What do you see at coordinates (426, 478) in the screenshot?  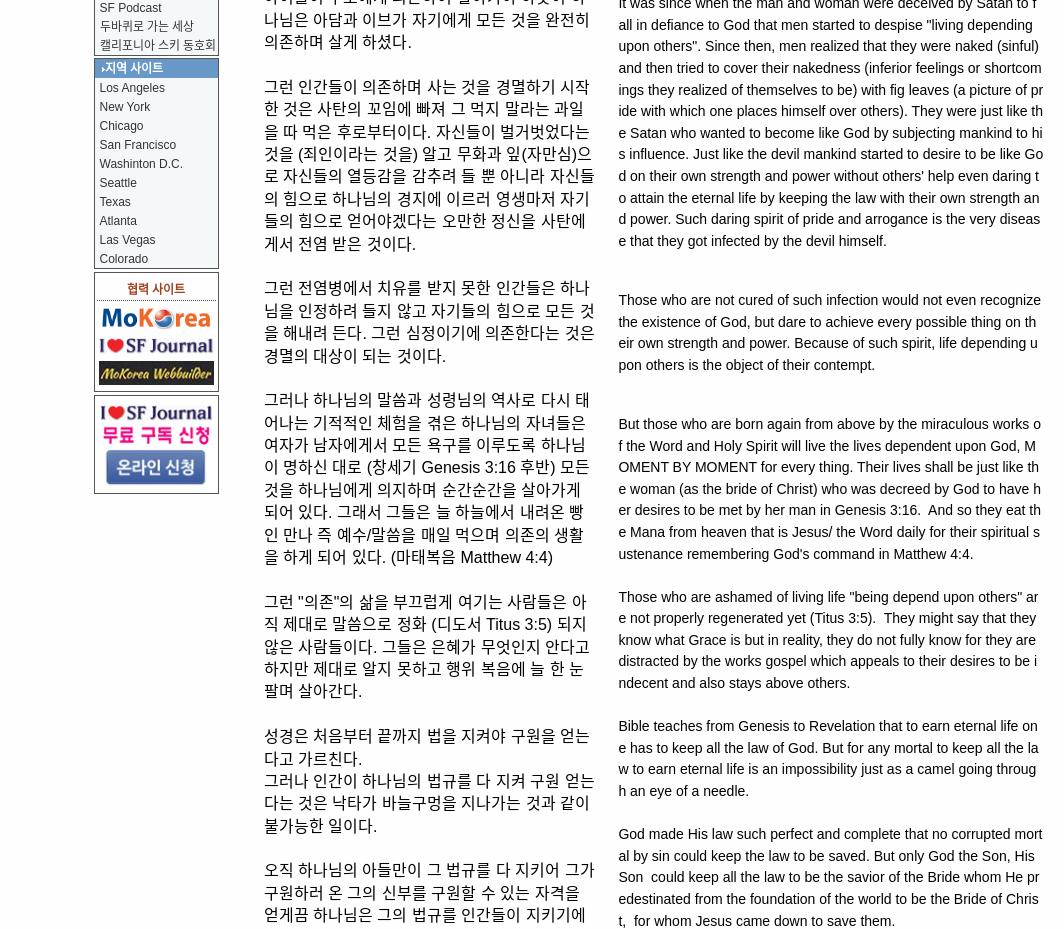 I see `'그러나 하나님의 말씀과 성령님의 역사로 다시 태어나는 기적적인 체험을 										겪은 하나님의 자녀들은 여자가 남자에게서 모든 욕구를 이루도록 하나님이 										명하신 대로 (창세기 Genesis 3:16 후반) 모든 것을 하나님에게 										의지하며 순간순간을 살아가게 되어 있다. 그래서 그들은 늘 하늘에서 										내려온 빵인 만나 즉 예수/말씀을 매일 먹으며 의존의 생활을 하게 되어 										있다. (마태복음 Matthew 4:4)'` at bounding box center [426, 478].